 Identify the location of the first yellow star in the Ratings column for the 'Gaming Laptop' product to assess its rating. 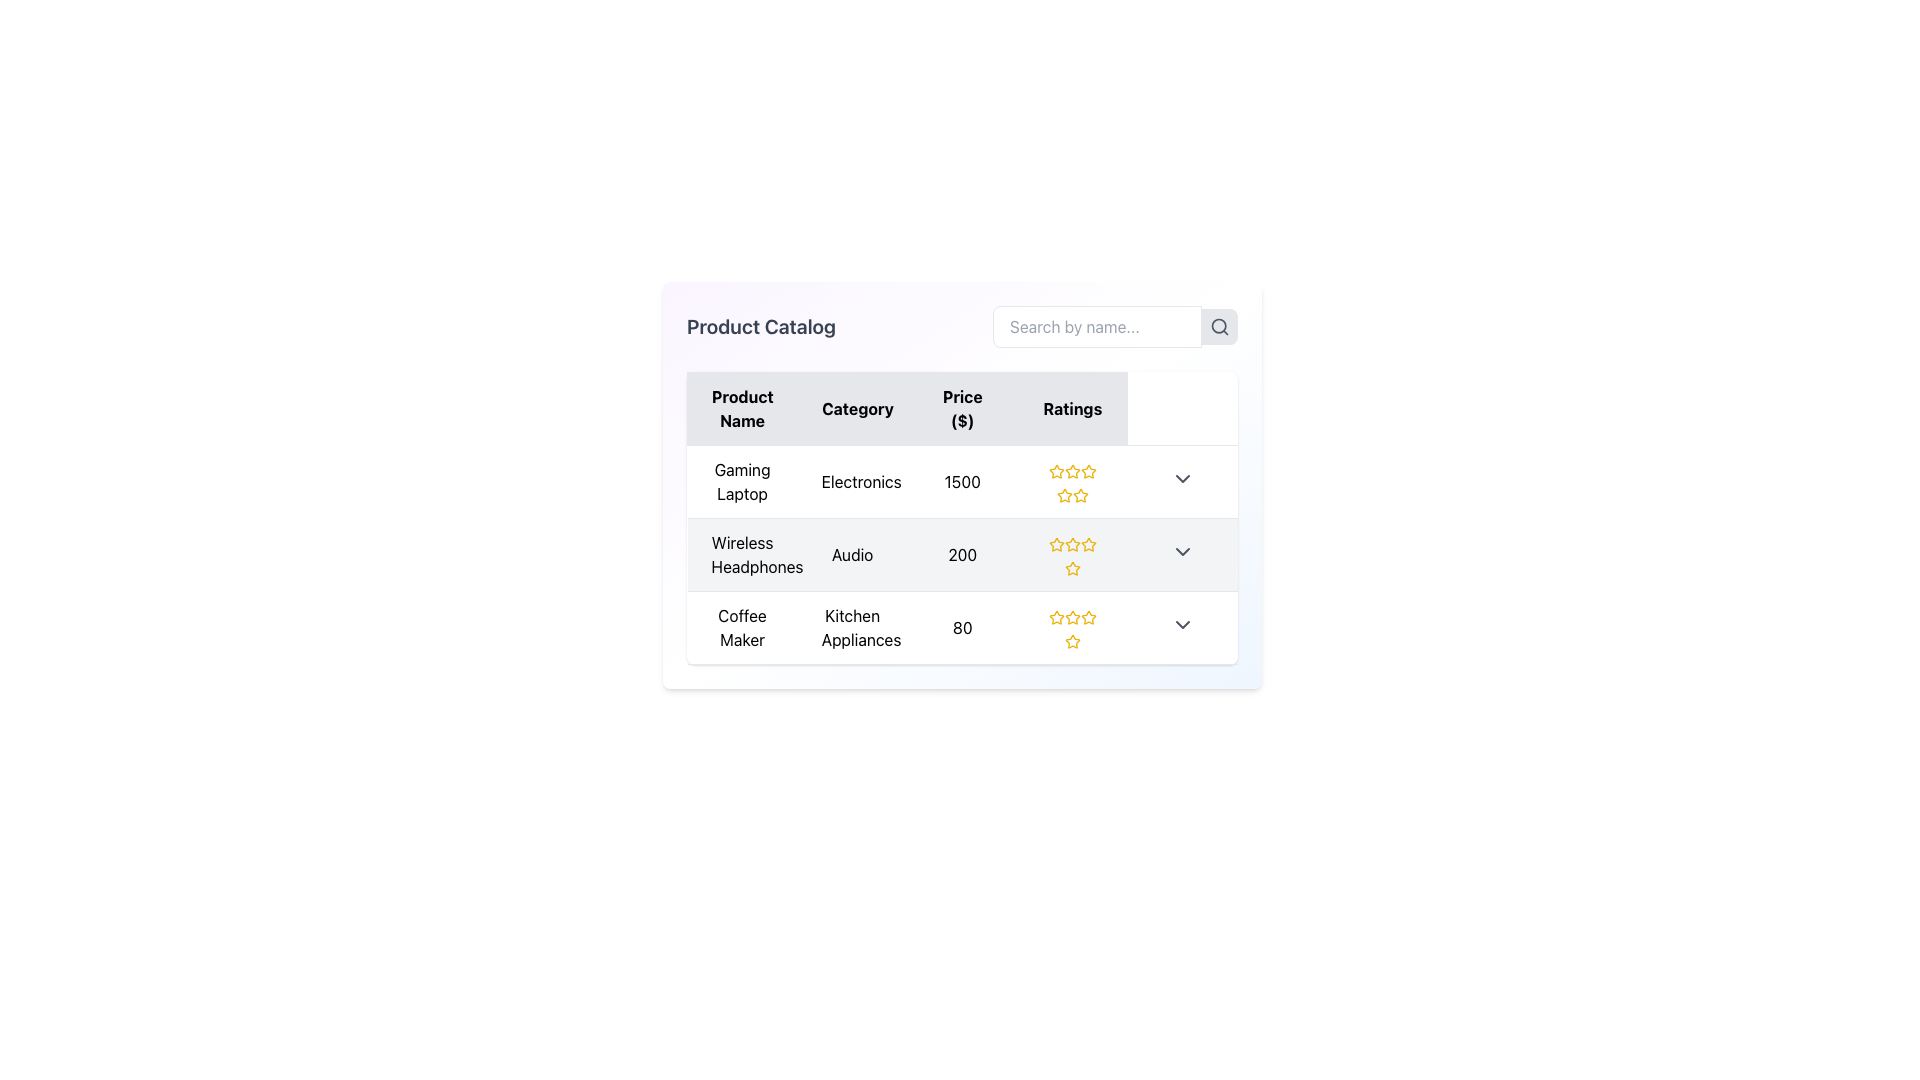
(1055, 471).